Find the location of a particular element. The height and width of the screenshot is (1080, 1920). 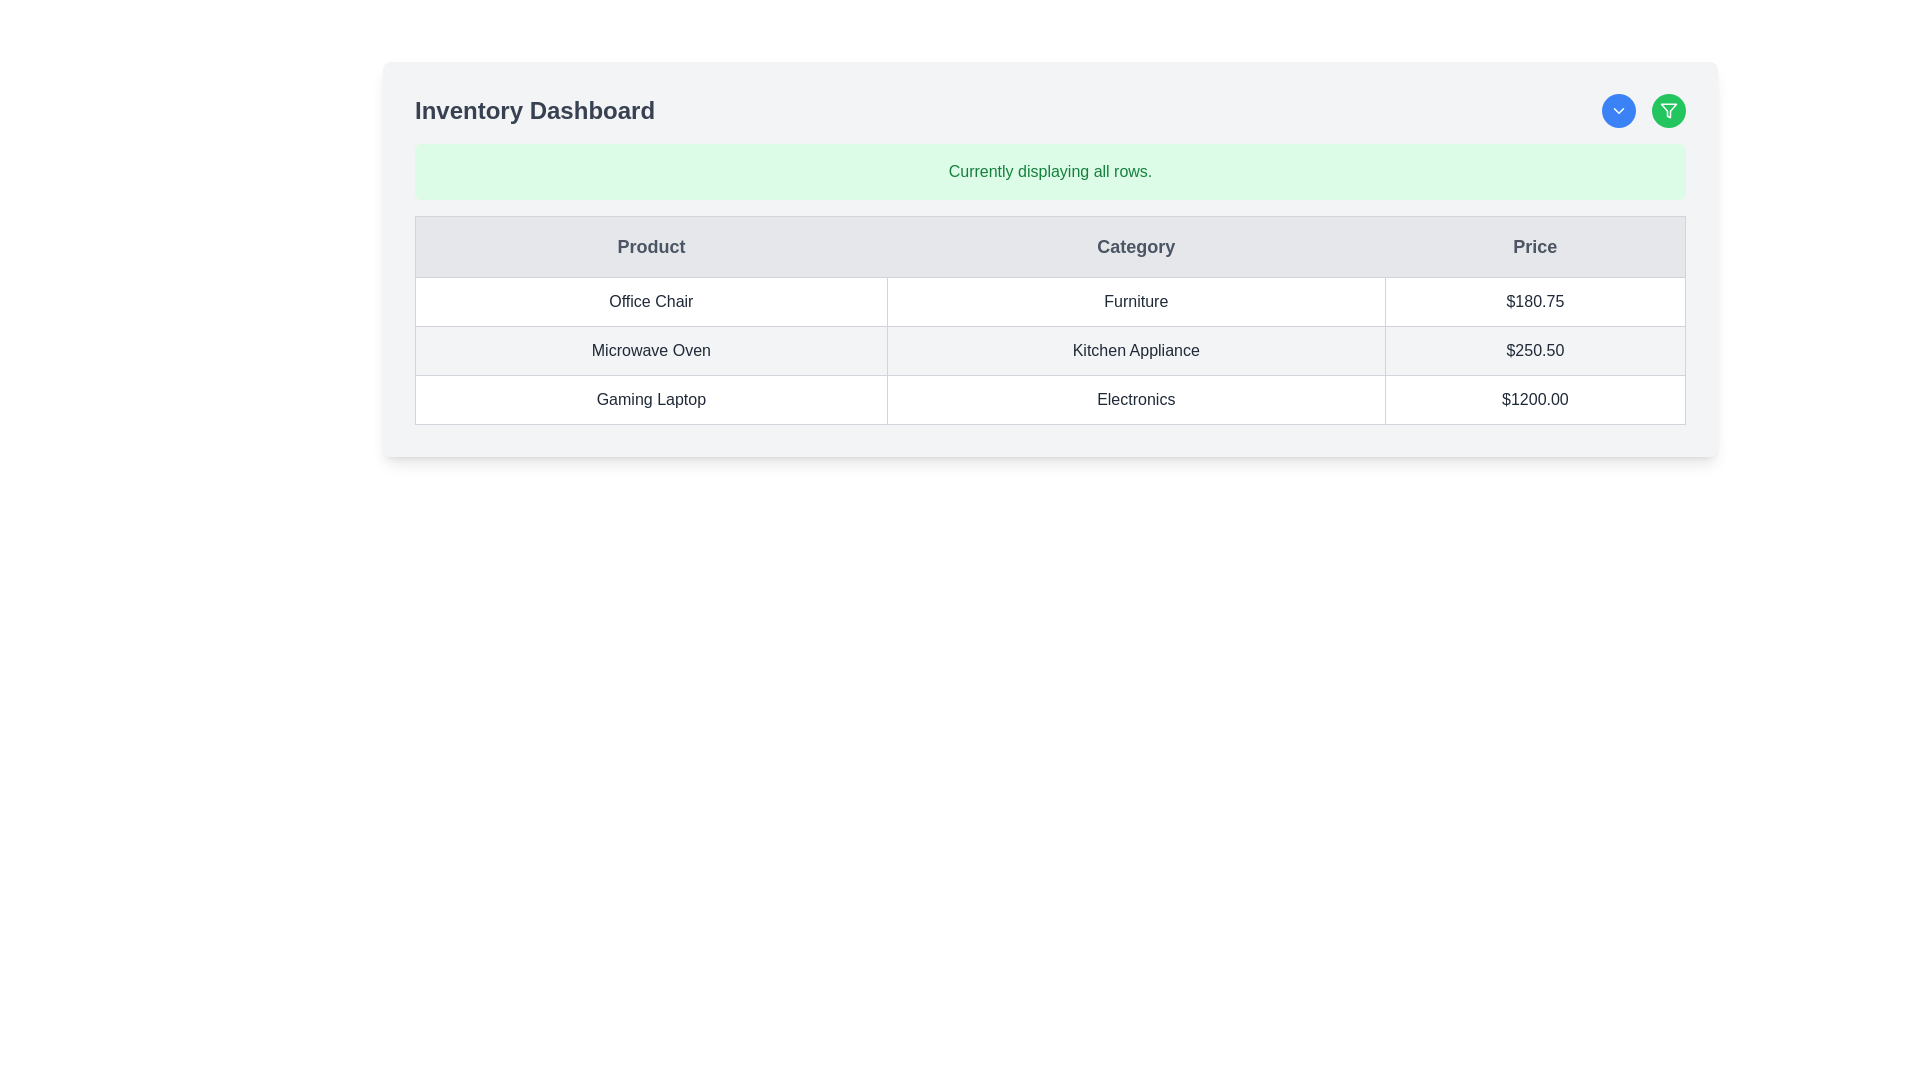

text displayed in the 'Microwave Oven' label, which is a standard sans-serif font text label located in the second row of the 'Product' column is located at coordinates (651, 350).